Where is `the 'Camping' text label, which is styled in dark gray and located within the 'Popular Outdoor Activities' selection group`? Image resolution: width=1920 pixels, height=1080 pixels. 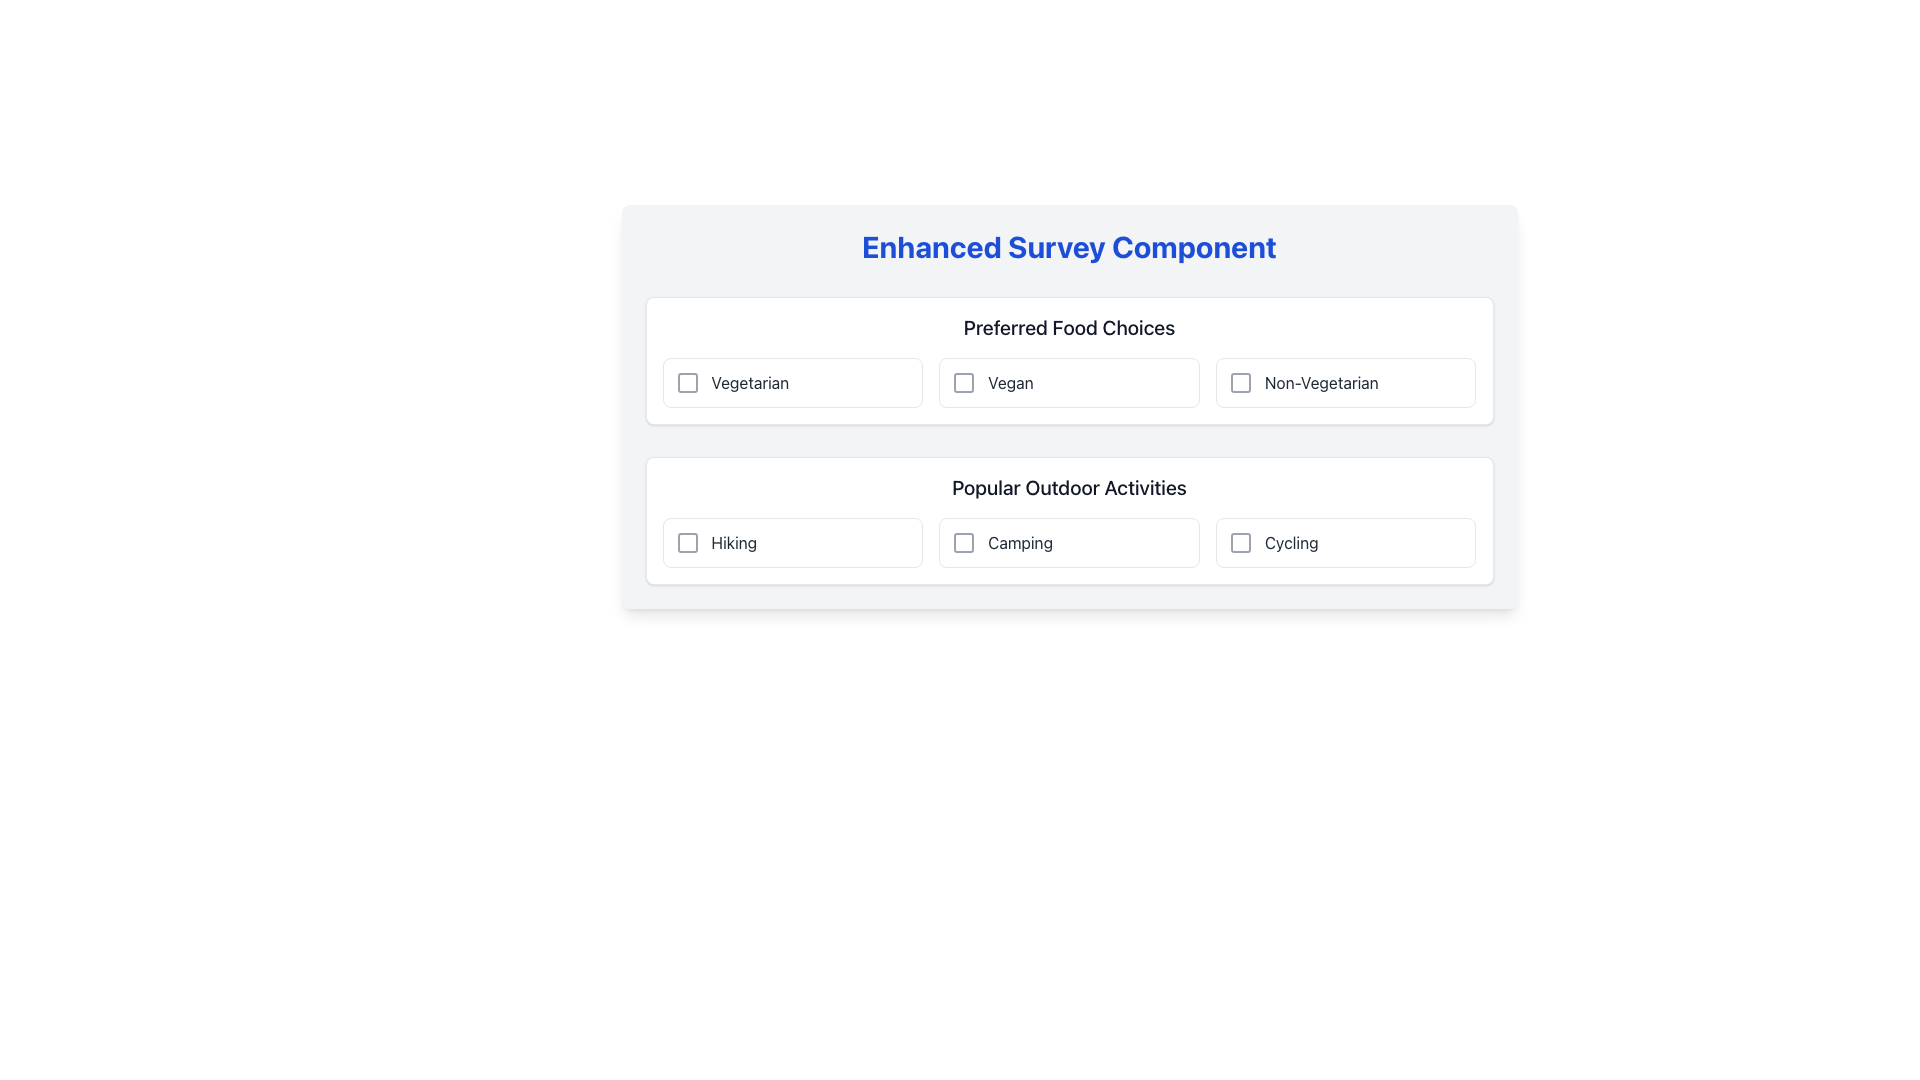 the 'Camping' text label, which is styled in dark gray and located within the 'Popular Outdoor Activities' selection group is located at coordinates (1020, 543).